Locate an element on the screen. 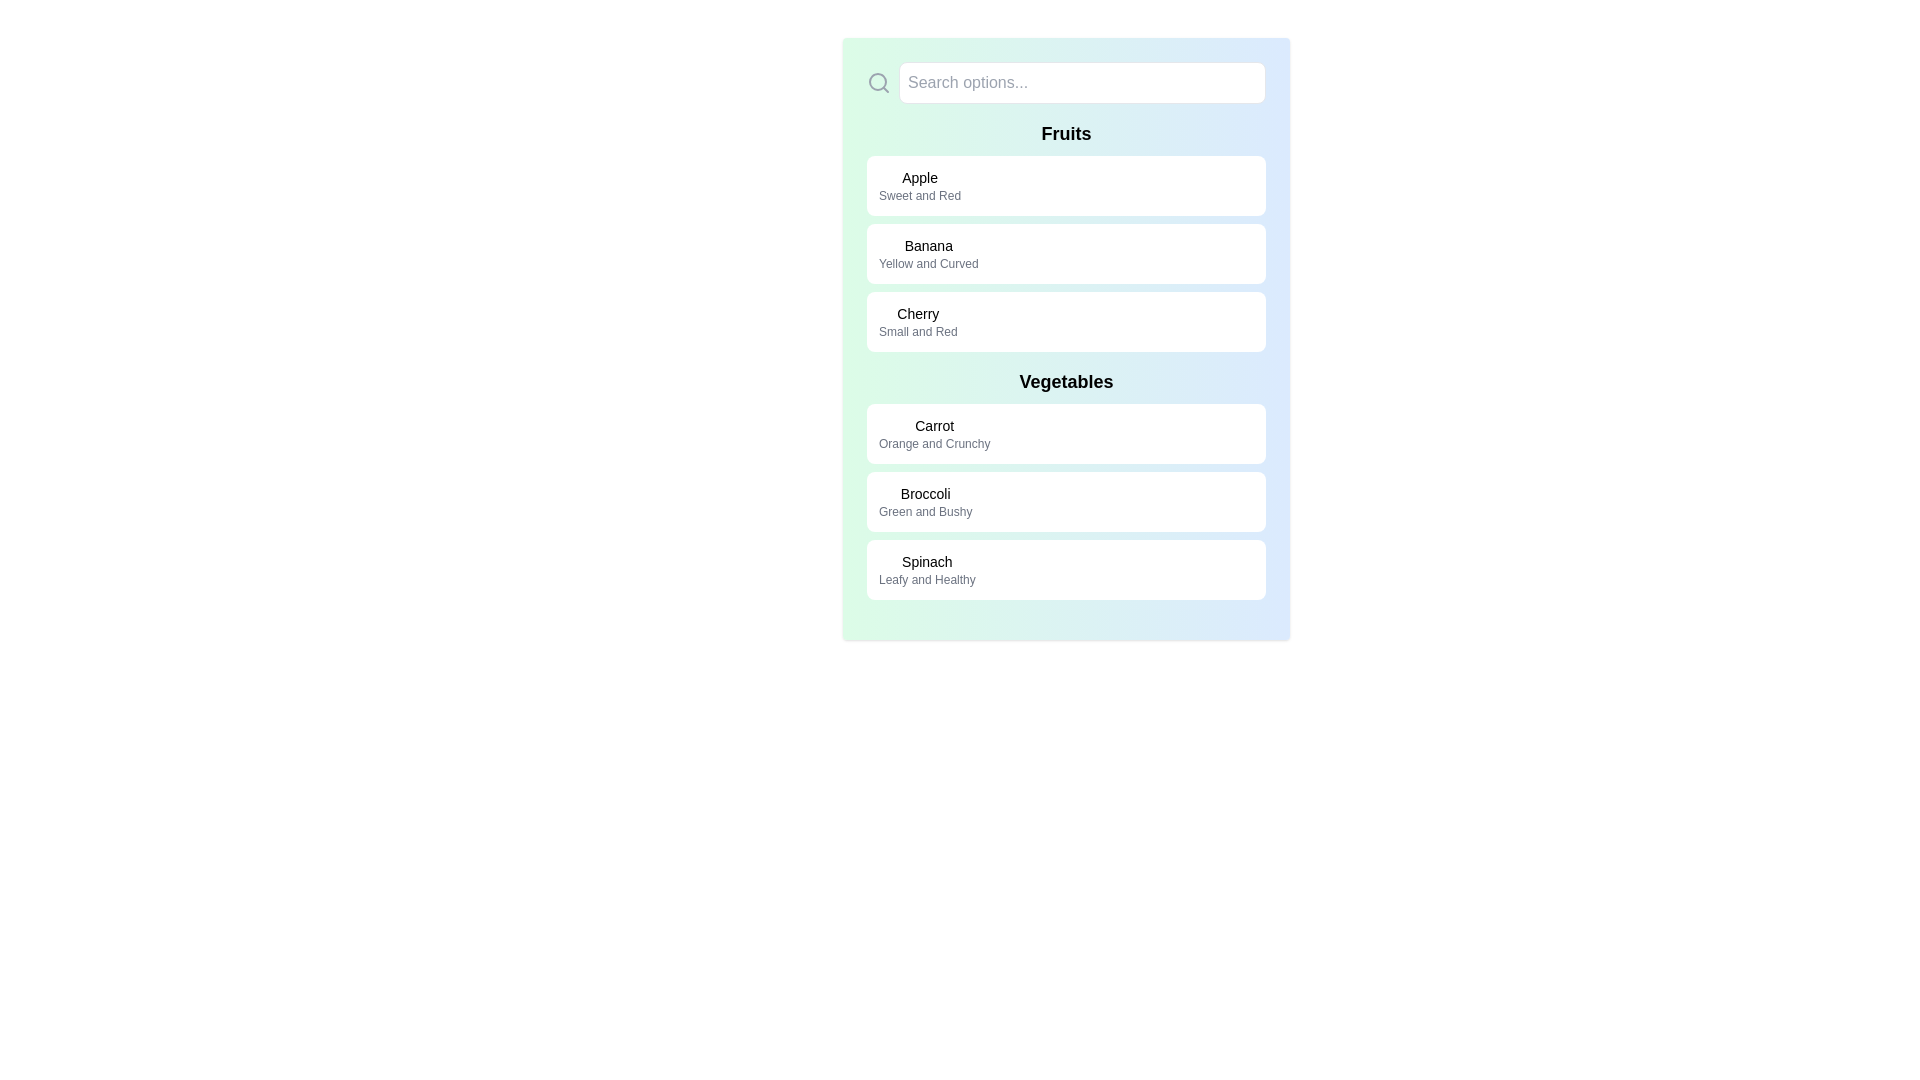 This screenshot has width=1920, height=1080. the Text Display Component that prominently displays 'Banana' with a smaller description 'Yellow and Curved', located in the second interactive card of the 'Fruits' section is located at coordinates (927, 253).